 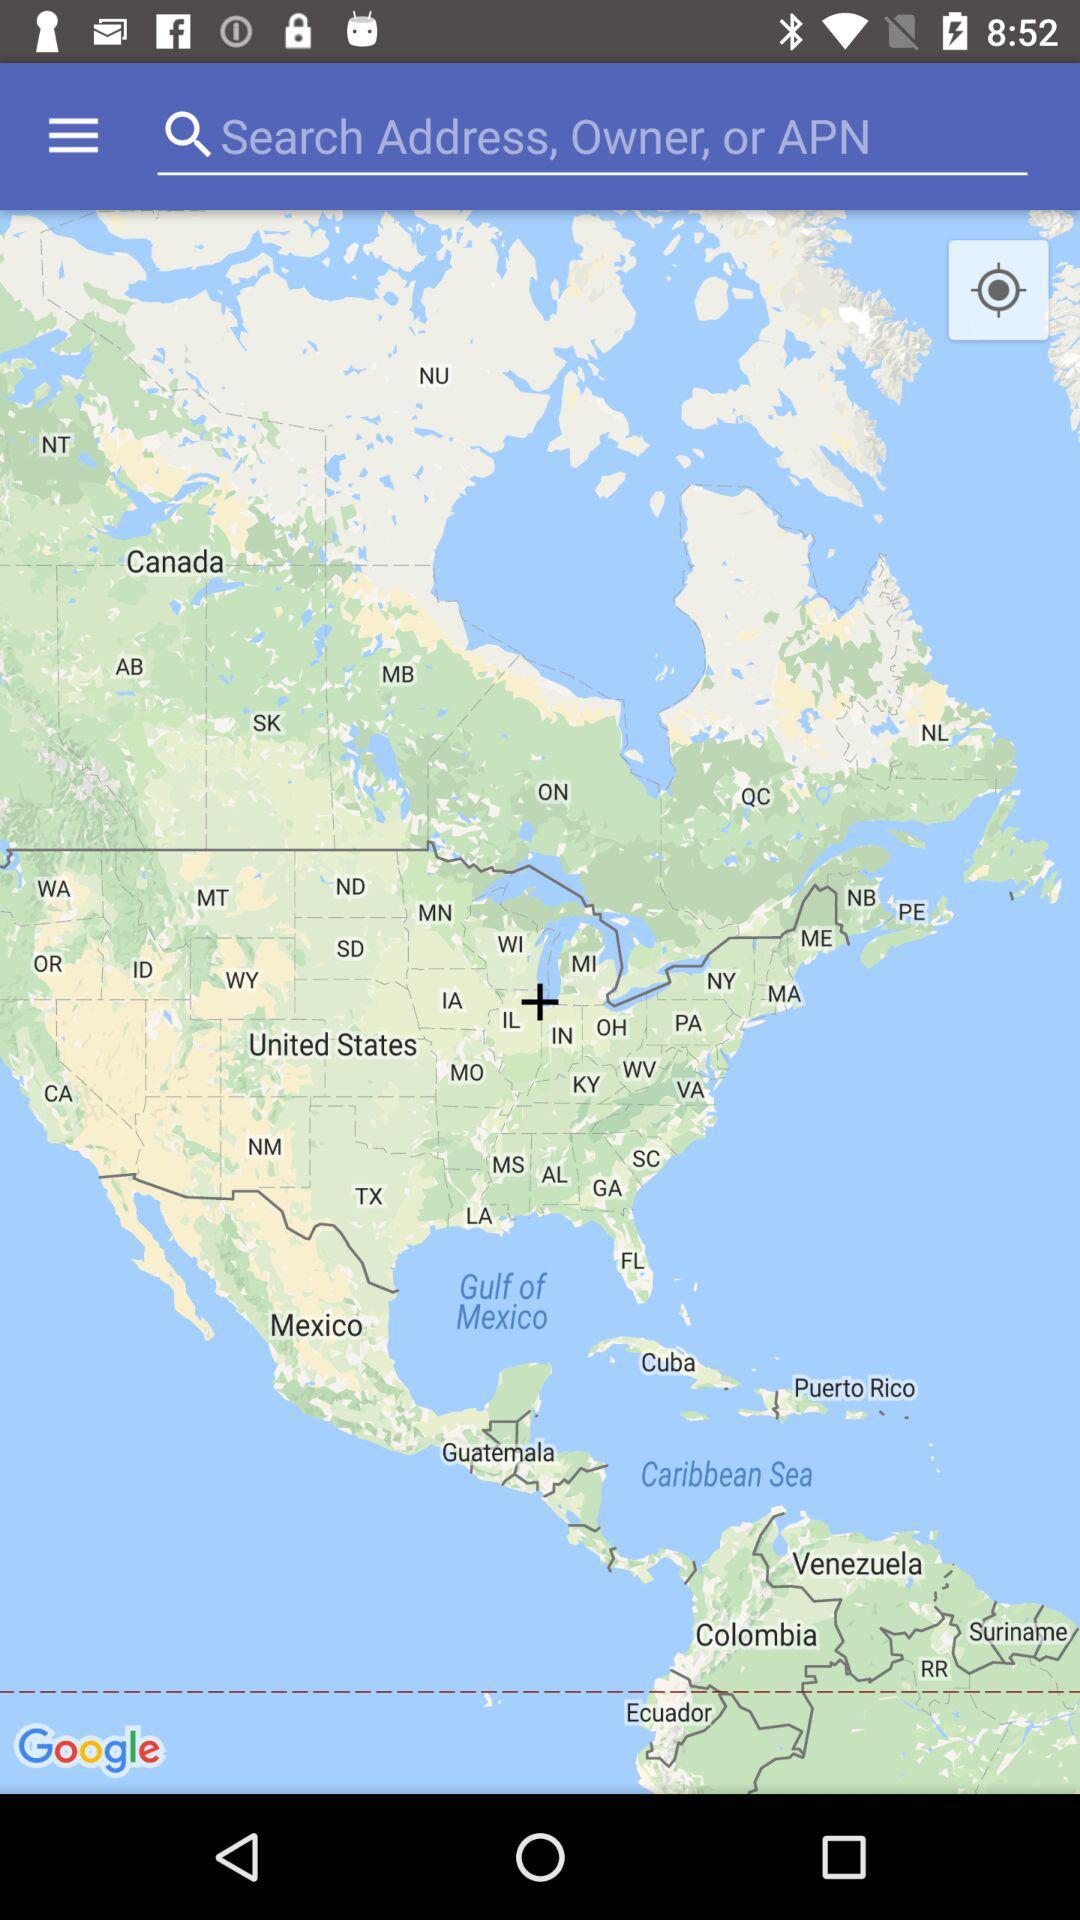 What do you see at coordinates (72, 135) in the screenshot?
I see `icon at the top left corner` at bounding box center [72, 135].